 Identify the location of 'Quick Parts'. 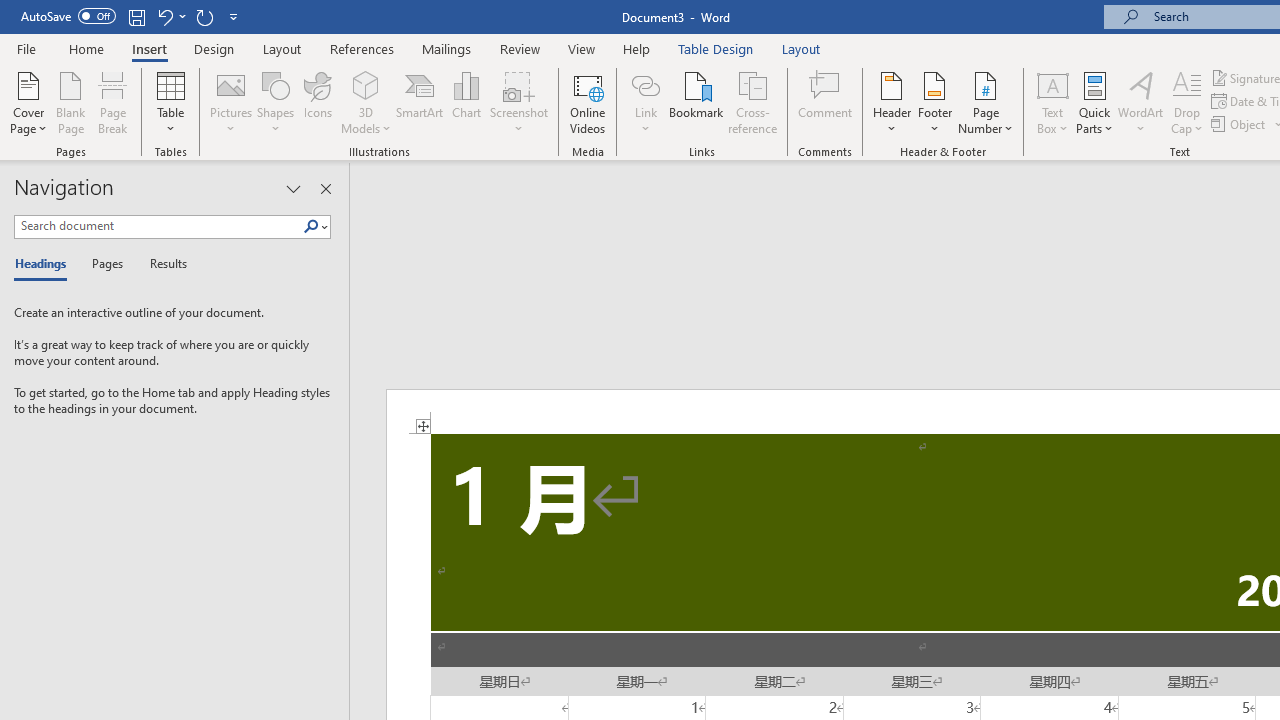
(1094, 103).